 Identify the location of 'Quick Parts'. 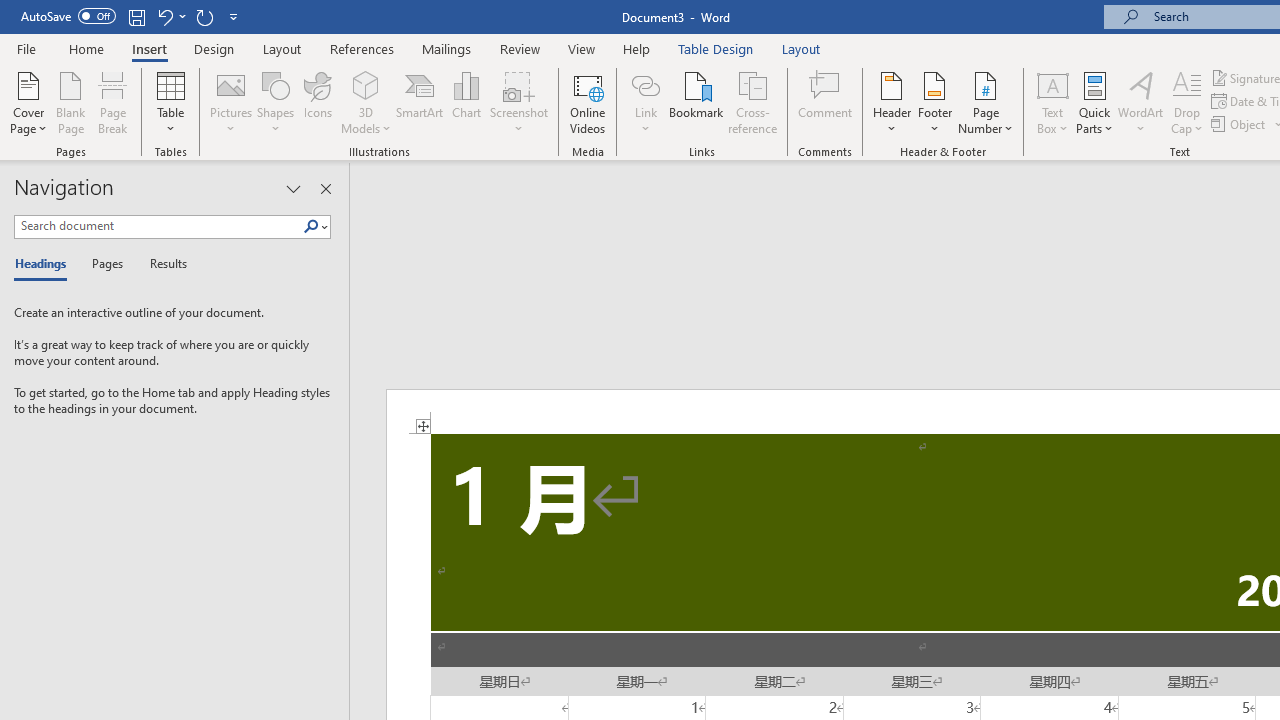
(1094, 103).